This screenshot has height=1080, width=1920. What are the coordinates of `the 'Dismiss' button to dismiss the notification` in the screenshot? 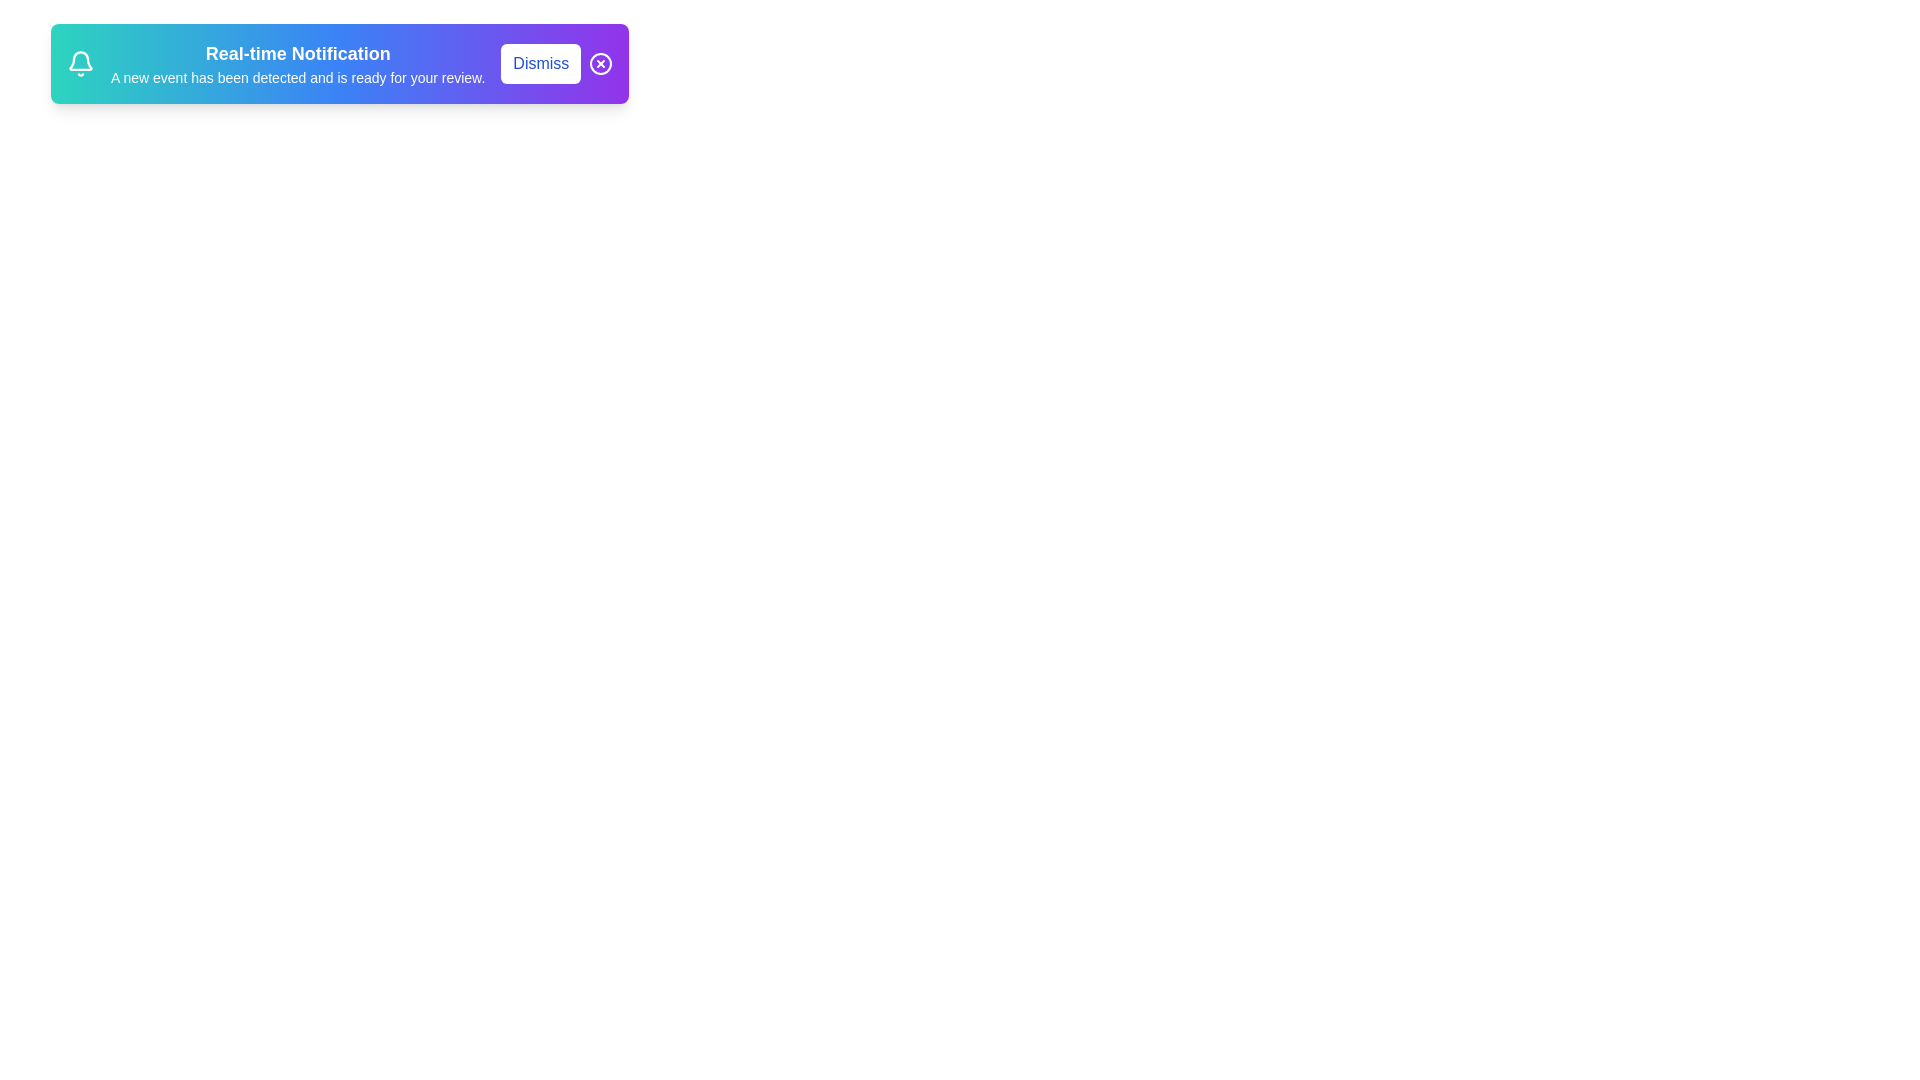 It's located at (541, 63).